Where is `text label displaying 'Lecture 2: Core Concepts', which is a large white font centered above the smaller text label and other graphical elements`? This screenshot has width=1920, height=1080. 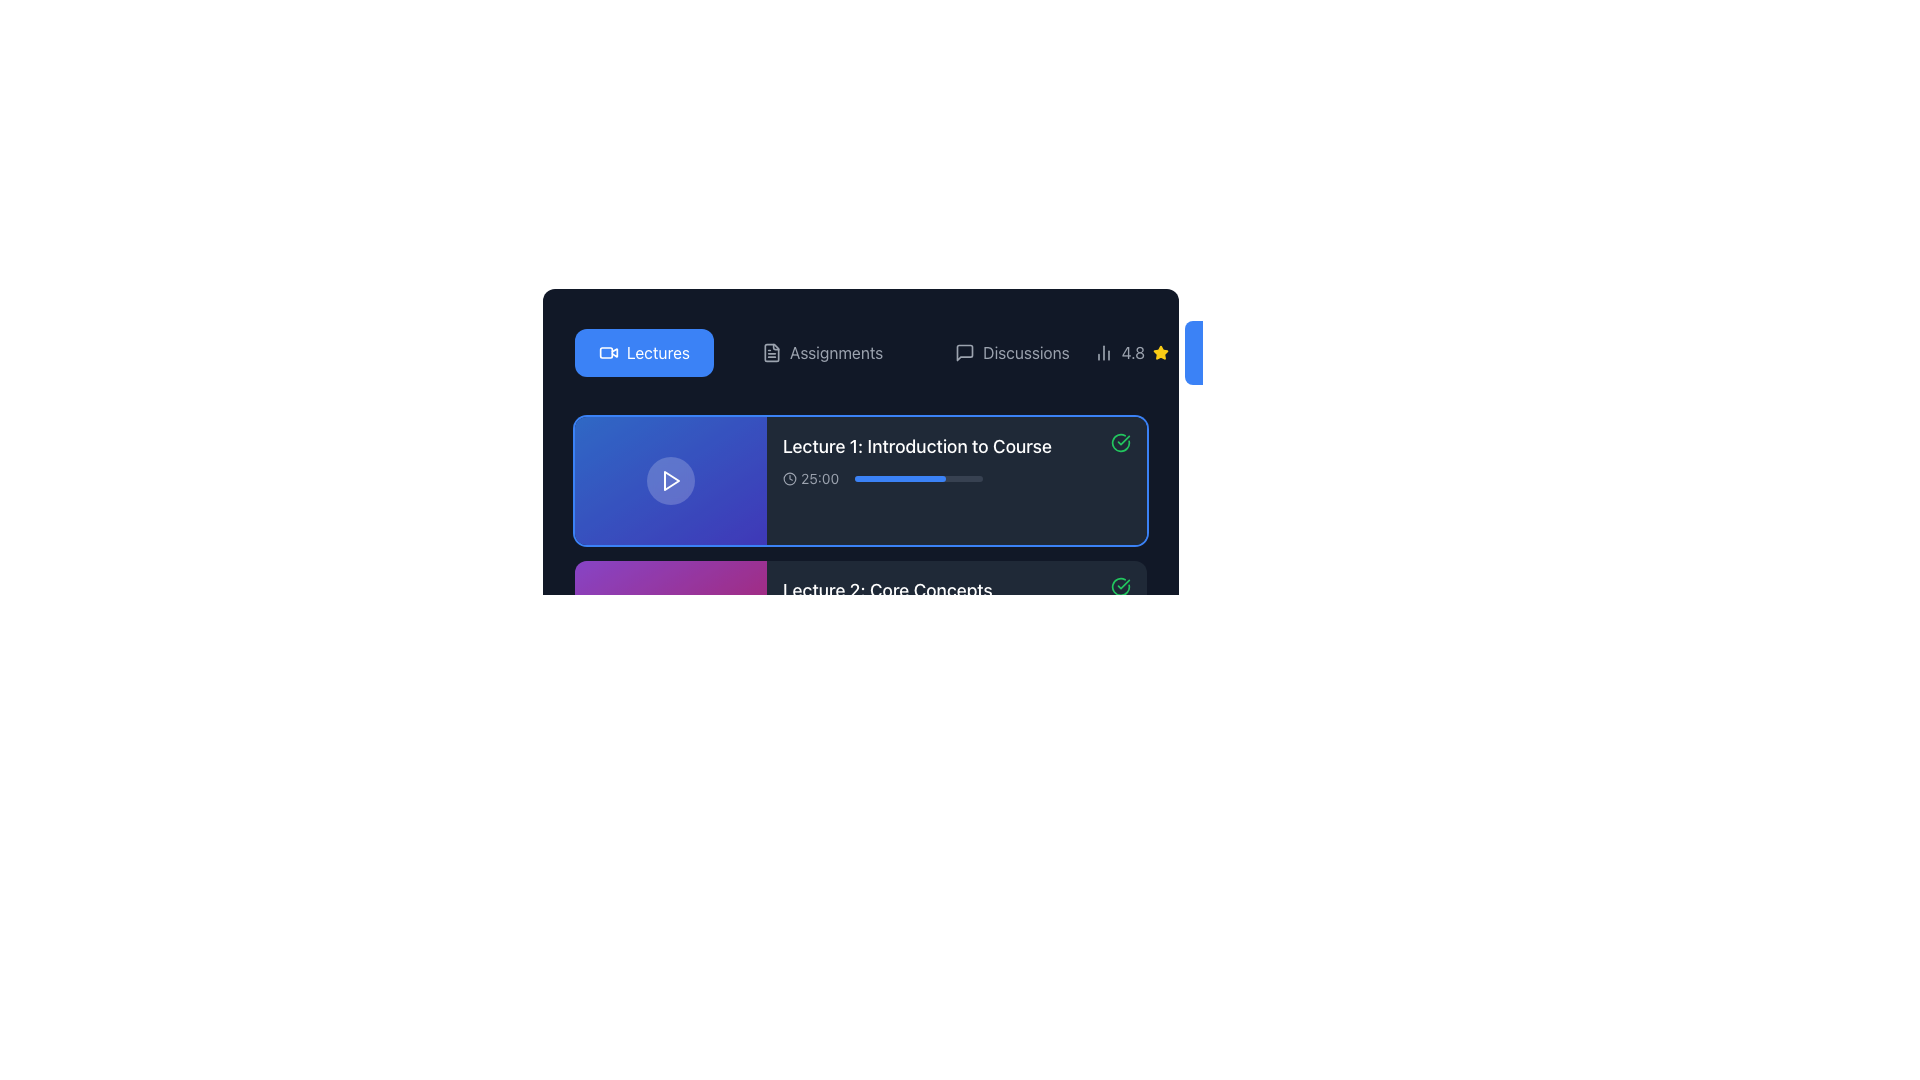 text label displaying 'Lecture 2: Core Concepts', which is a large white font centered above the smaller text label and other graphical elements is located at coordinates (886, 589).